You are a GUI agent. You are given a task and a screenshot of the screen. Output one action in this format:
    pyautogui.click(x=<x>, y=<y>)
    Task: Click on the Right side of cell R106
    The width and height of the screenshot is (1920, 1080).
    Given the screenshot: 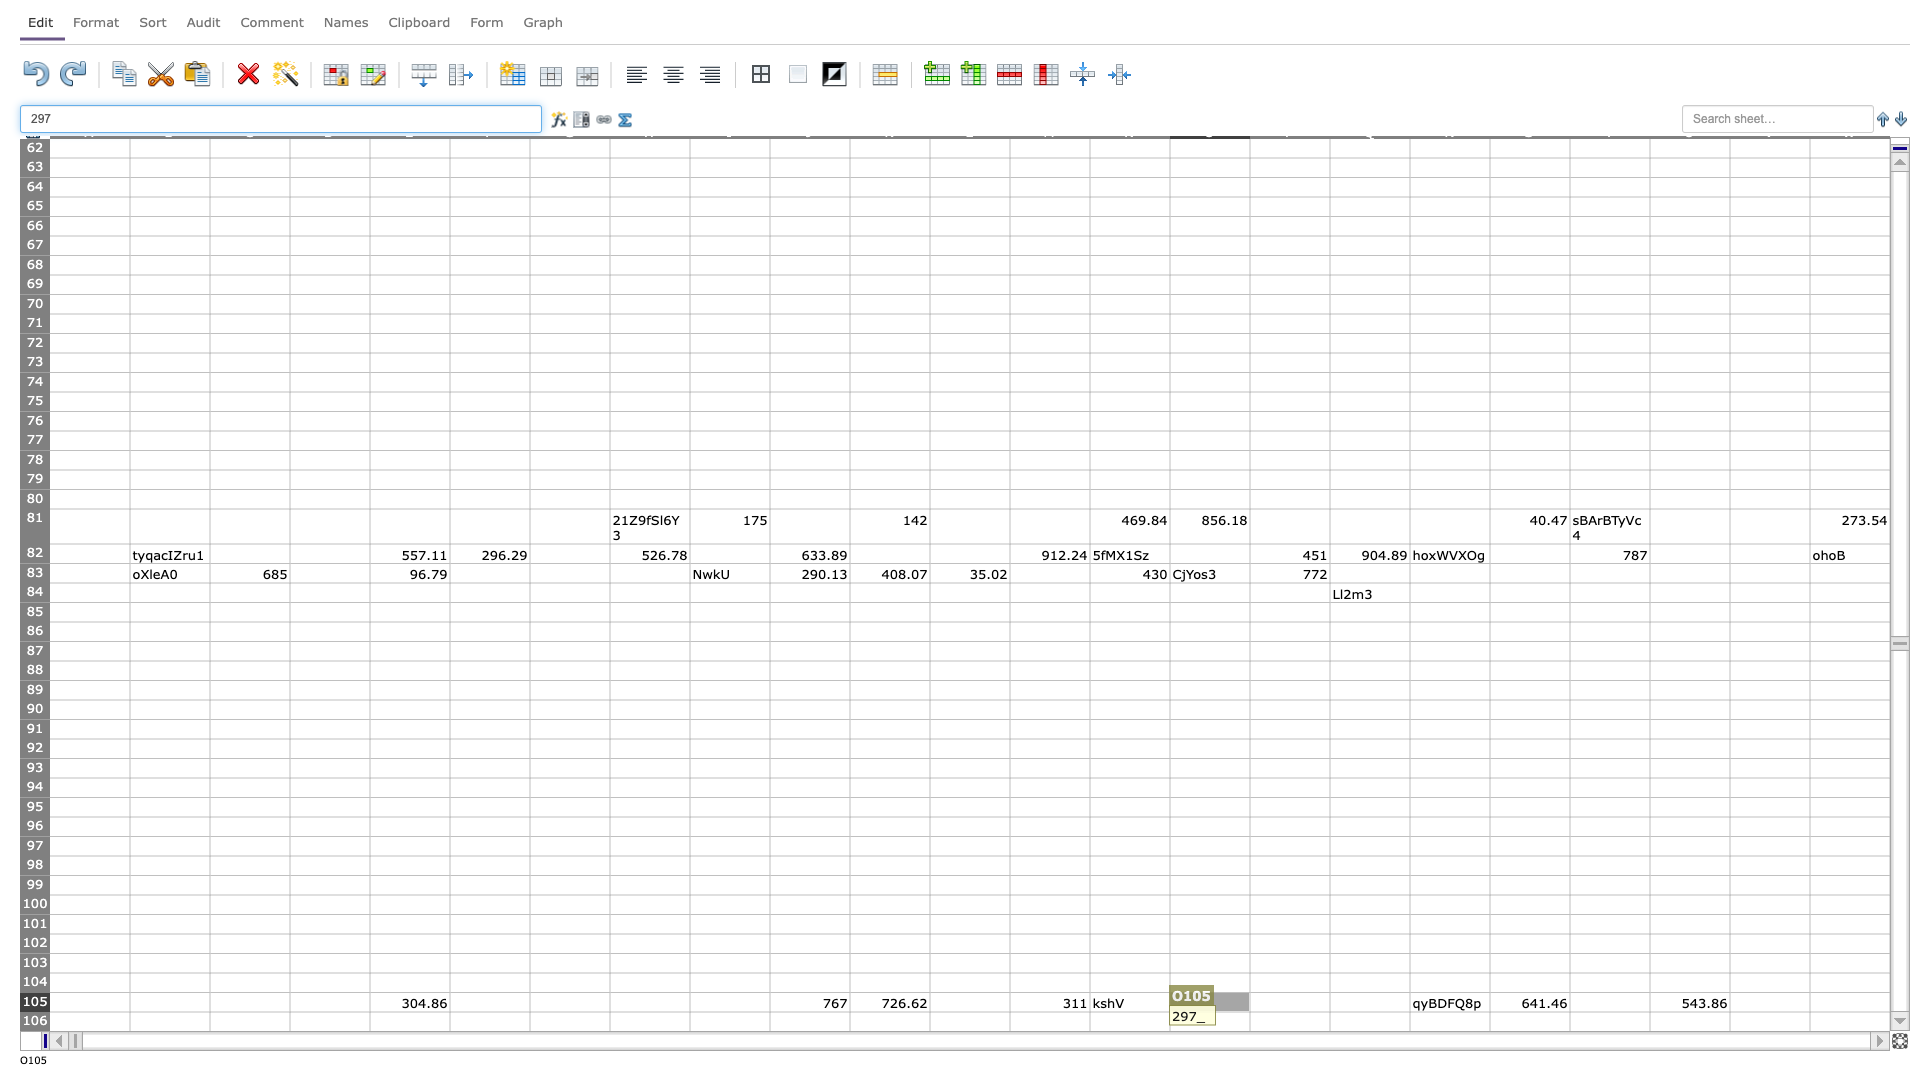 What is the action you would take?
    pyautogui.click(x=1489, y=1021)
    